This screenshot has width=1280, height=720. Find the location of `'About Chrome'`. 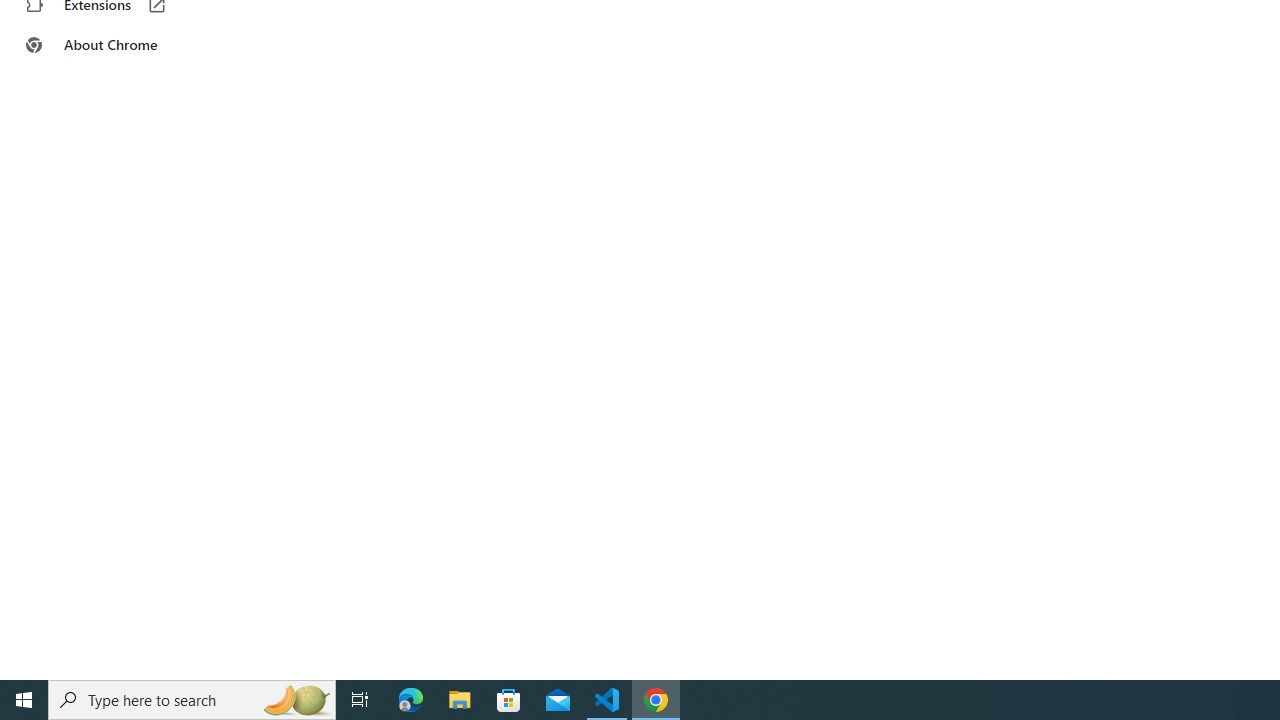

'About Chrome' is located at coordinates (123, 45).